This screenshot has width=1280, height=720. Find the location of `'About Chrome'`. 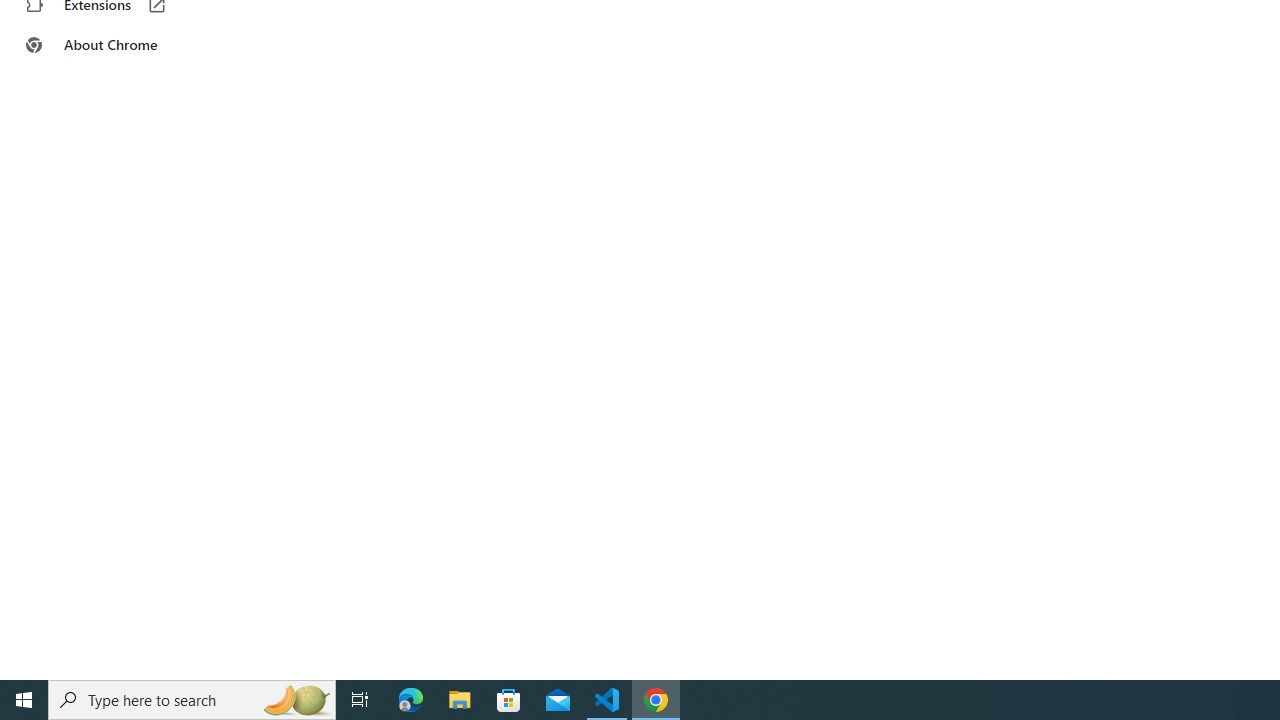

'About Chrome' is located at coordinates (123, 45).